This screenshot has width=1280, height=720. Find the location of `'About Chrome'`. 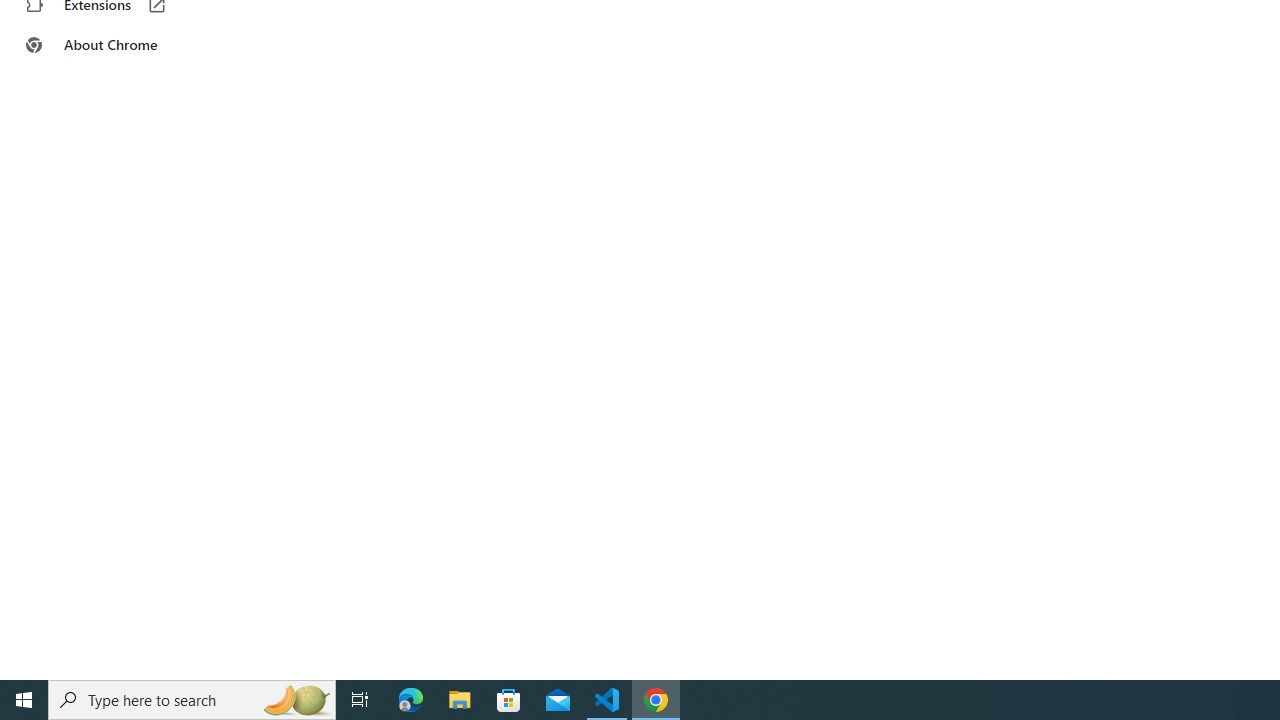

'About Chrome' is located at coordinates (123, 45).